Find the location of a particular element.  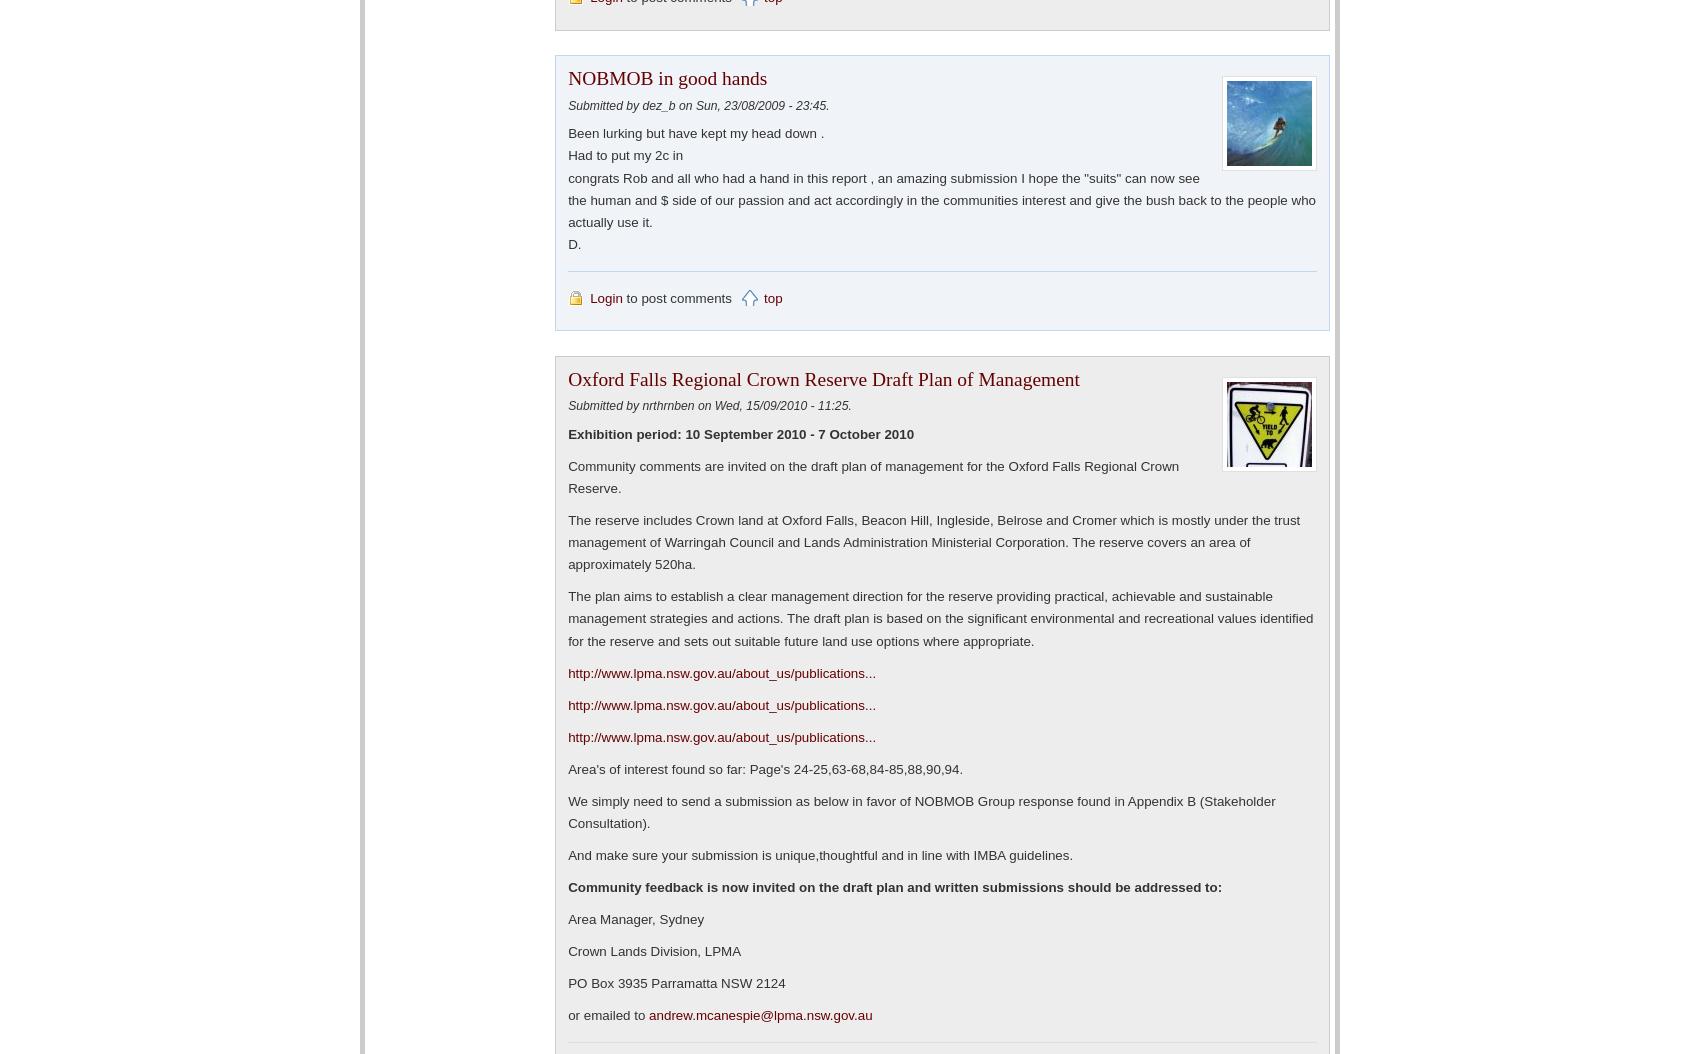

'Had to put my 2c in' is located at coordinates (624, 155).